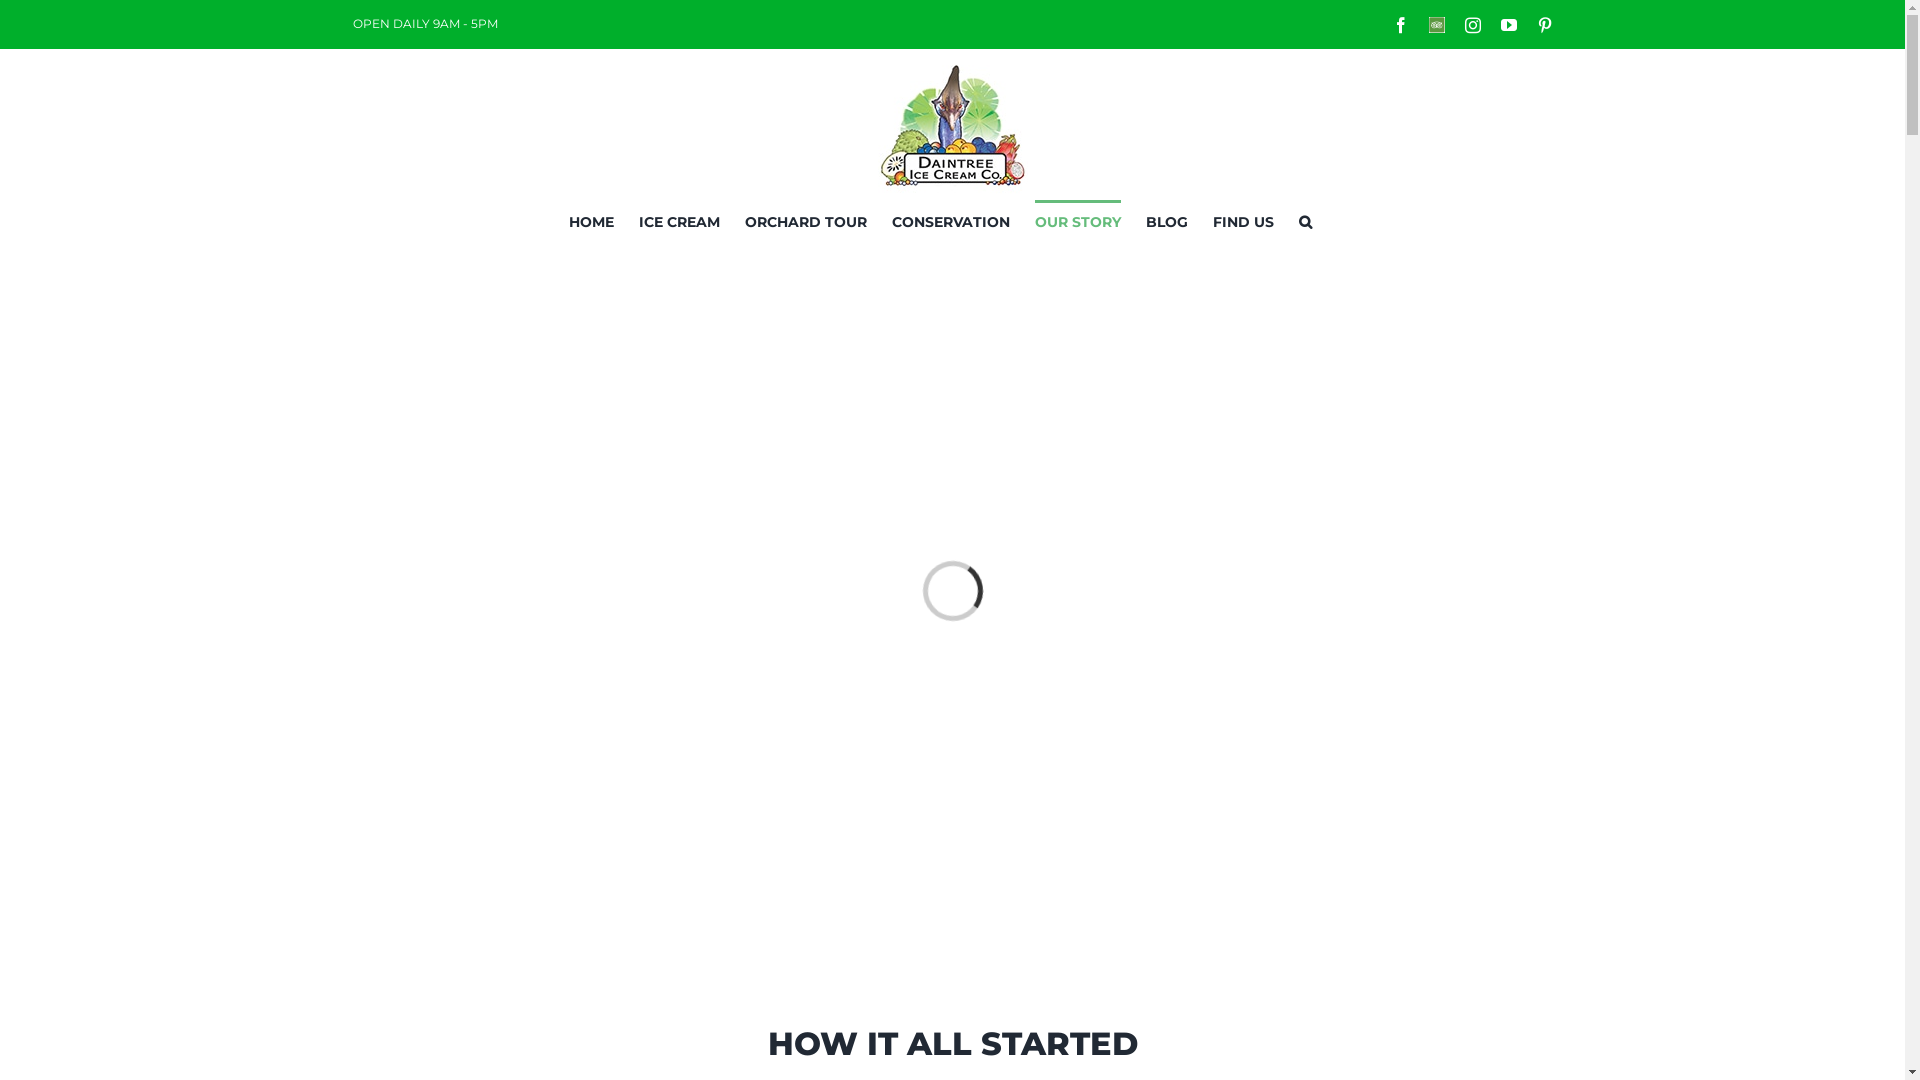  I want to click on 'YouTube', so click(1507, 23).